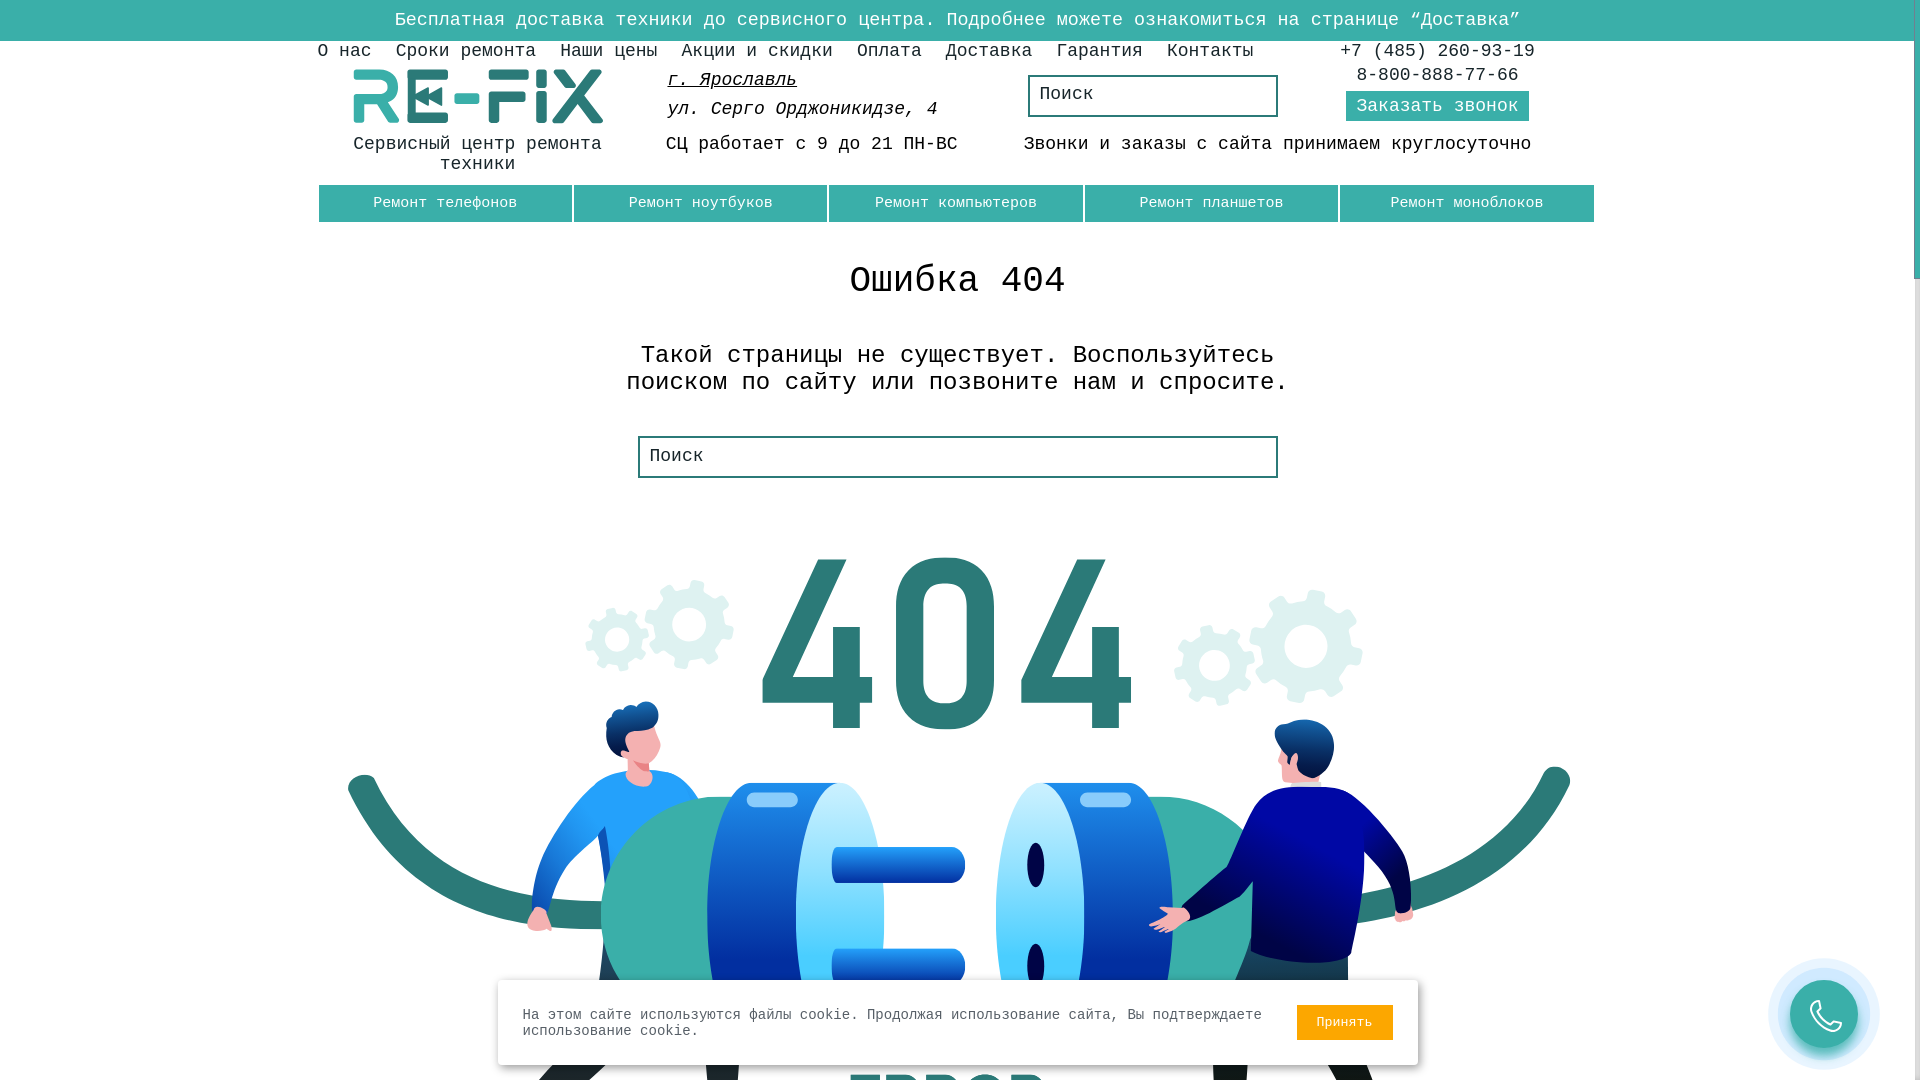 The height and width of the screenshot is (1080, 1920). I want to click on '8-800-888-77-66', so click(1437, 73).